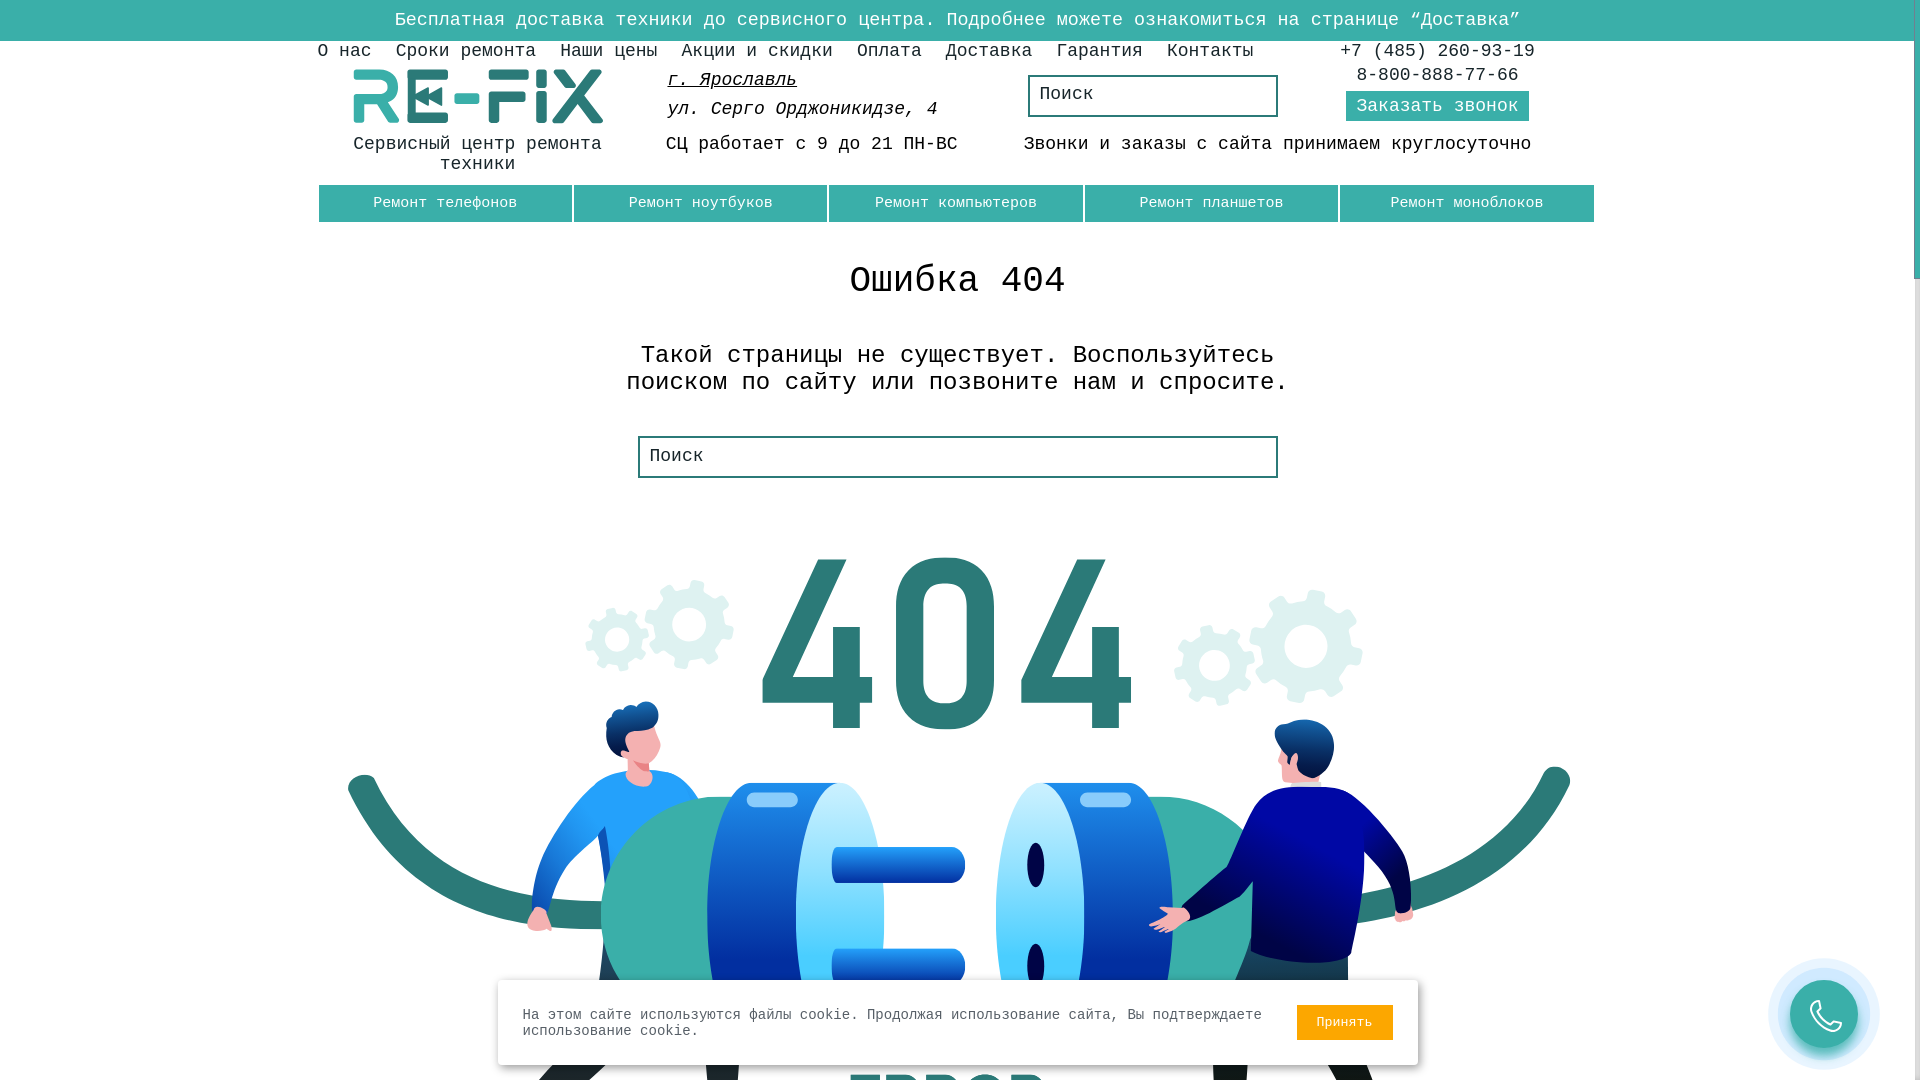 The height and width of the screenshot is (1080, 1920). I want to click on '8-800-888-77-66', so click(1437, 73).